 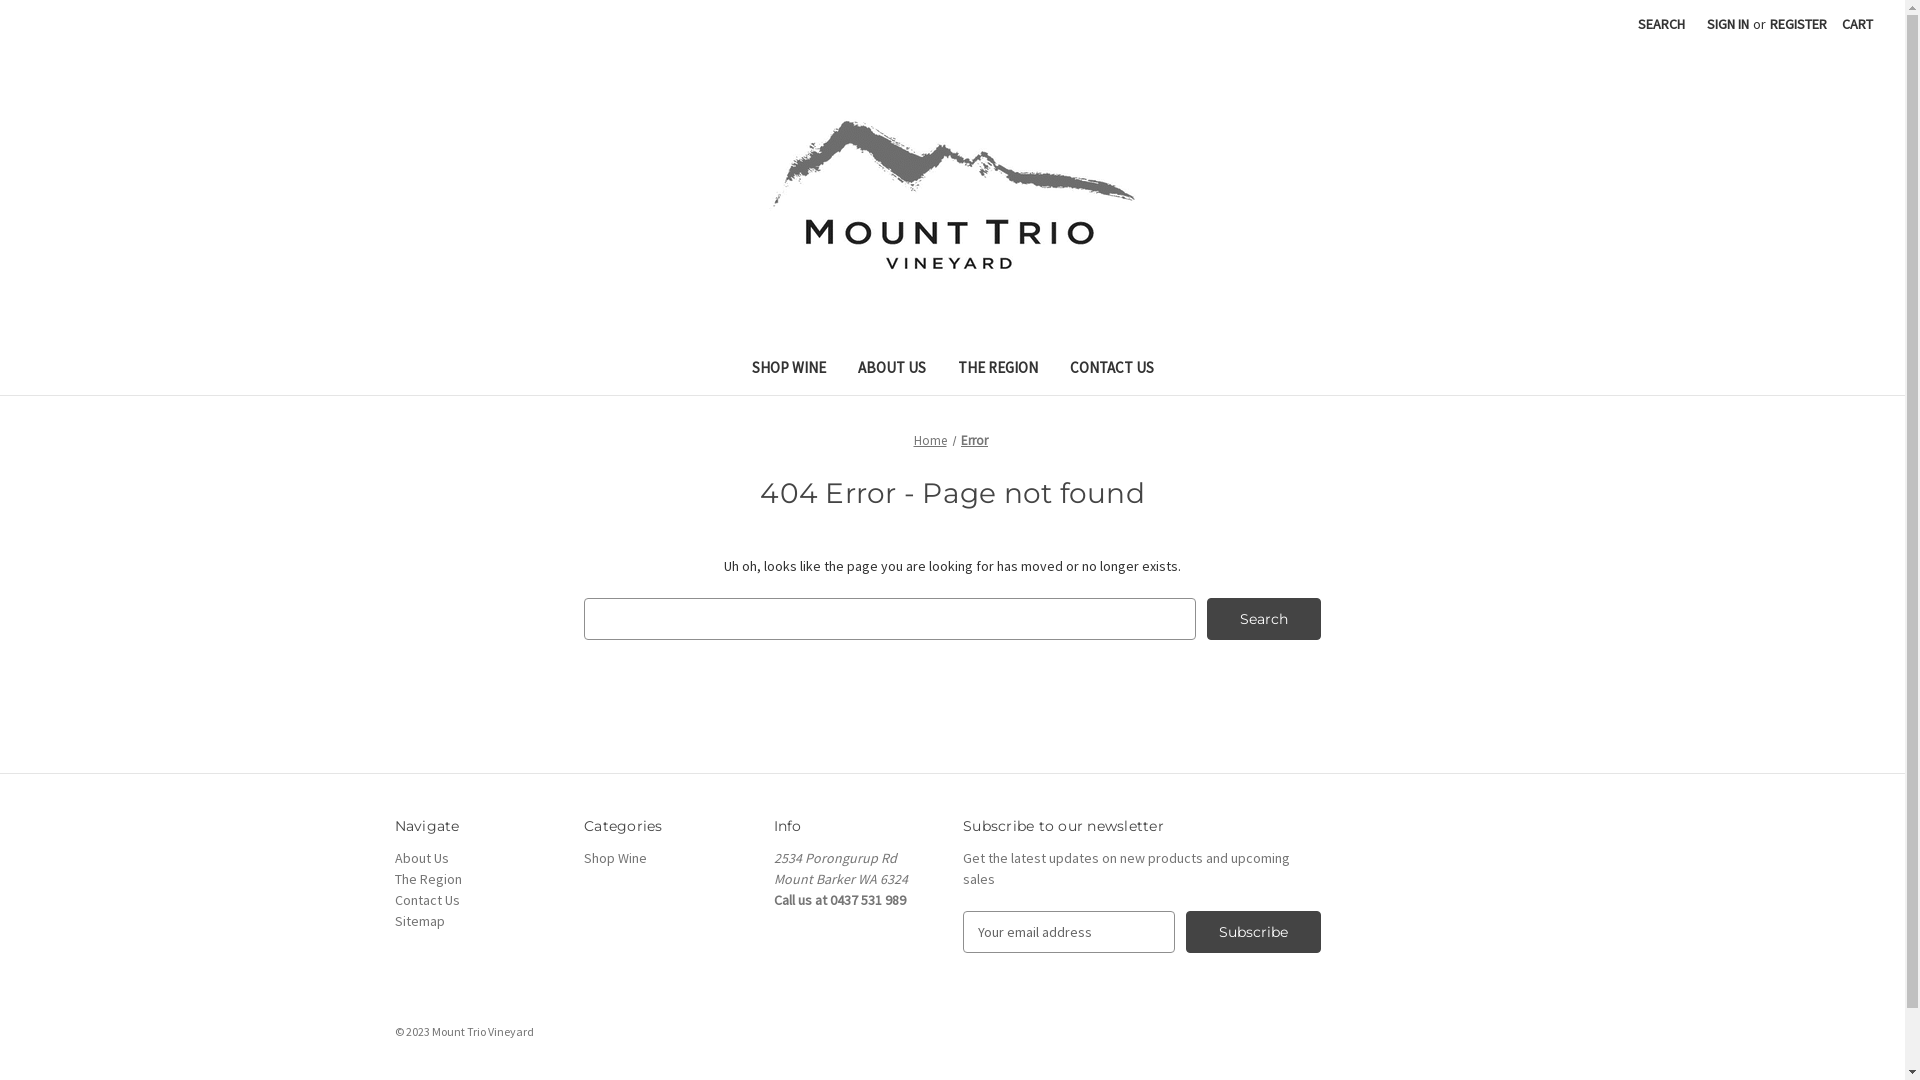 What do you see at coordinates (426, 878) in the screenshot?
I see `'The Region'` at bounding box center [426, 878].